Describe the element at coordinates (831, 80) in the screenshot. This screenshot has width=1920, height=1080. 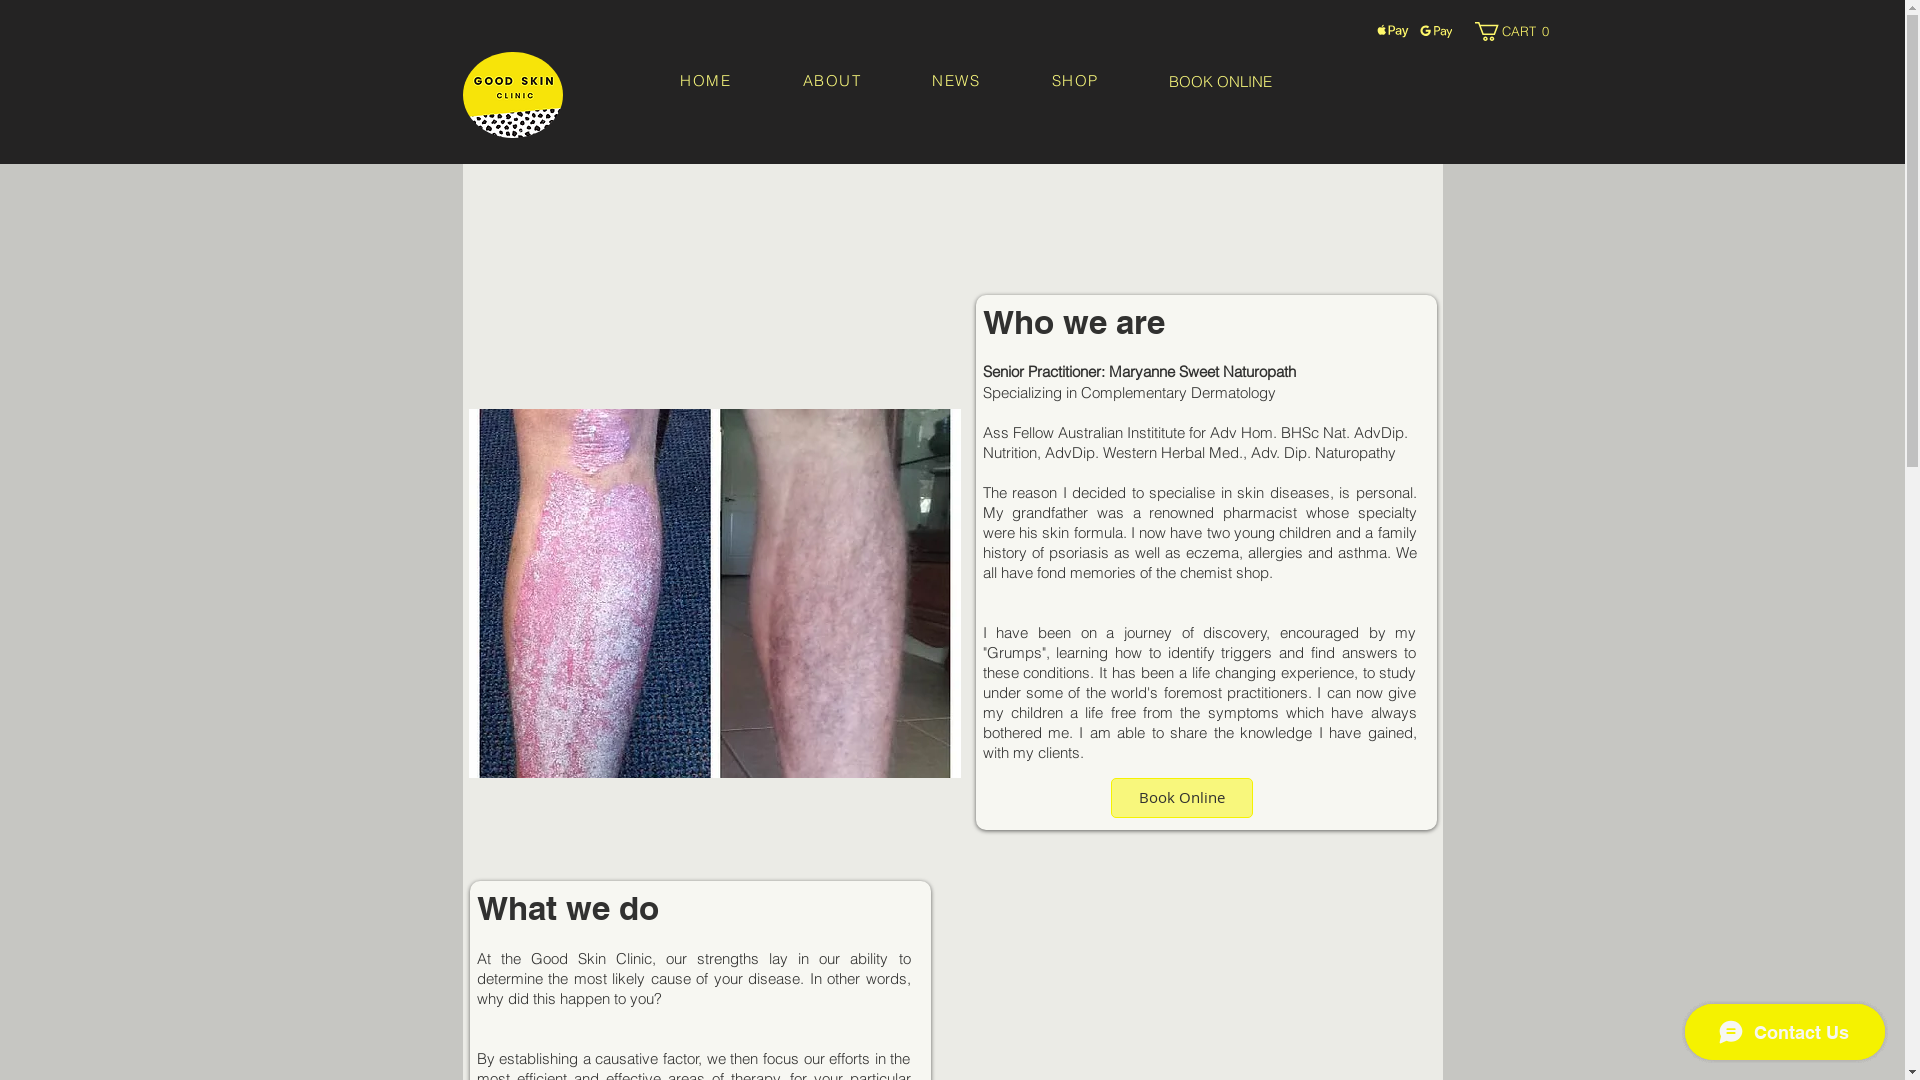
I see `'ABOUT'` at that location.